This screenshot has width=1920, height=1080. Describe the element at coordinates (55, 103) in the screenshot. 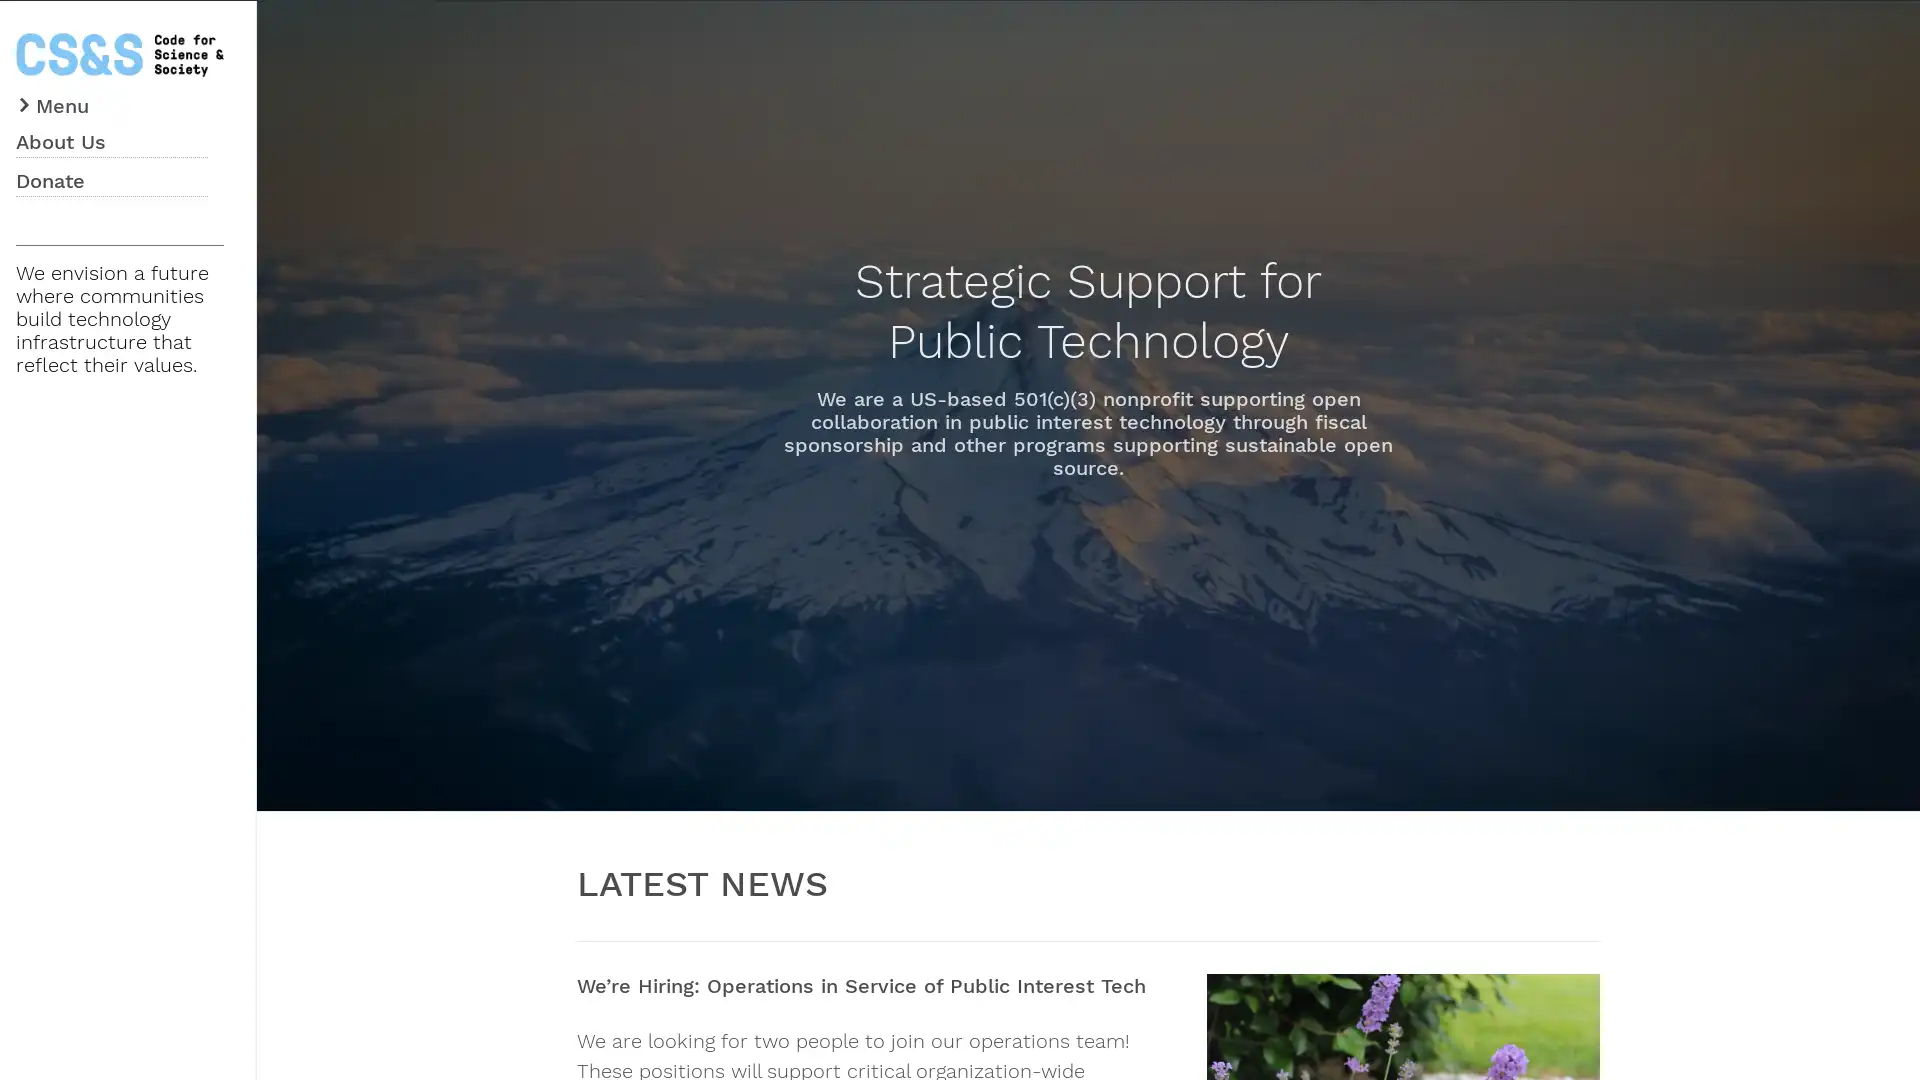

I see `open navigation` at that location.